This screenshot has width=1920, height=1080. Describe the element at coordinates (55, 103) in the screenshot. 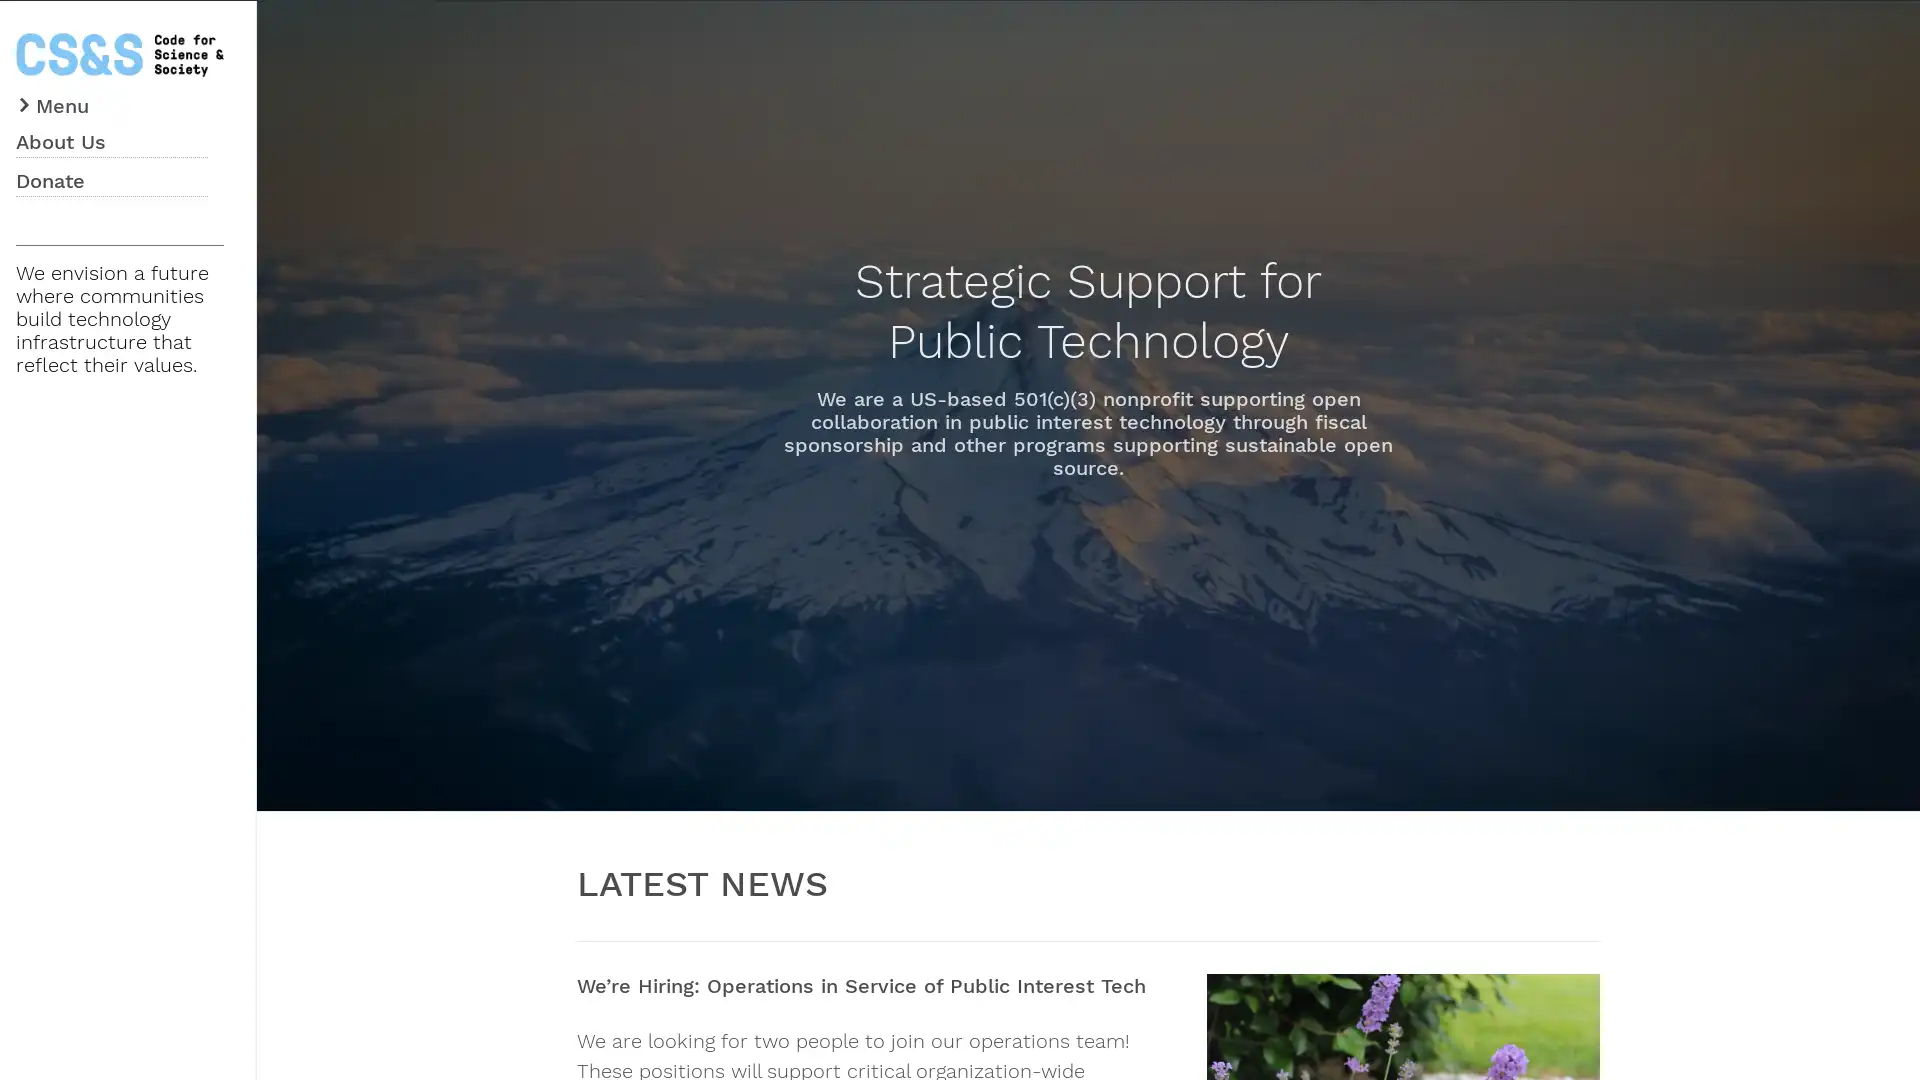

I see `open navigation` at that location.